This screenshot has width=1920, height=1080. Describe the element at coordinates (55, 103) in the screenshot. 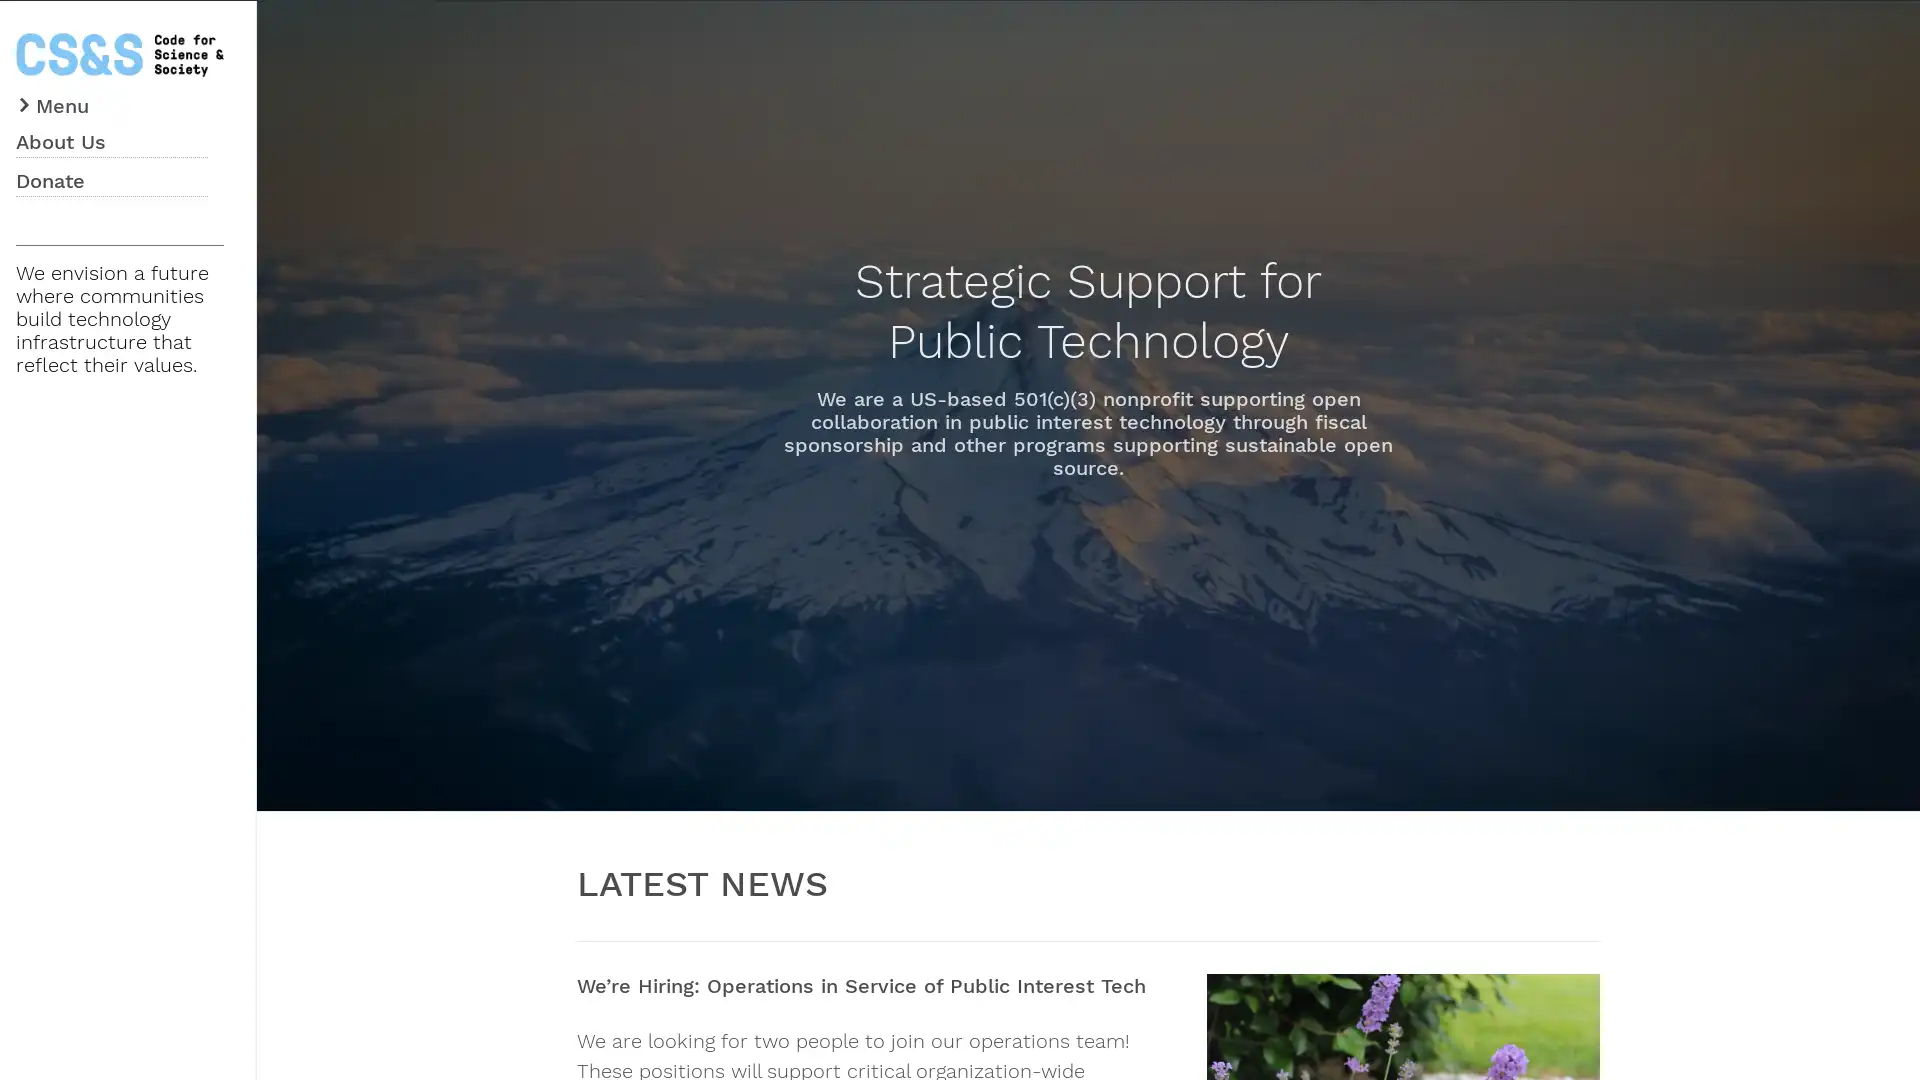

I see `open navigation` at that location.